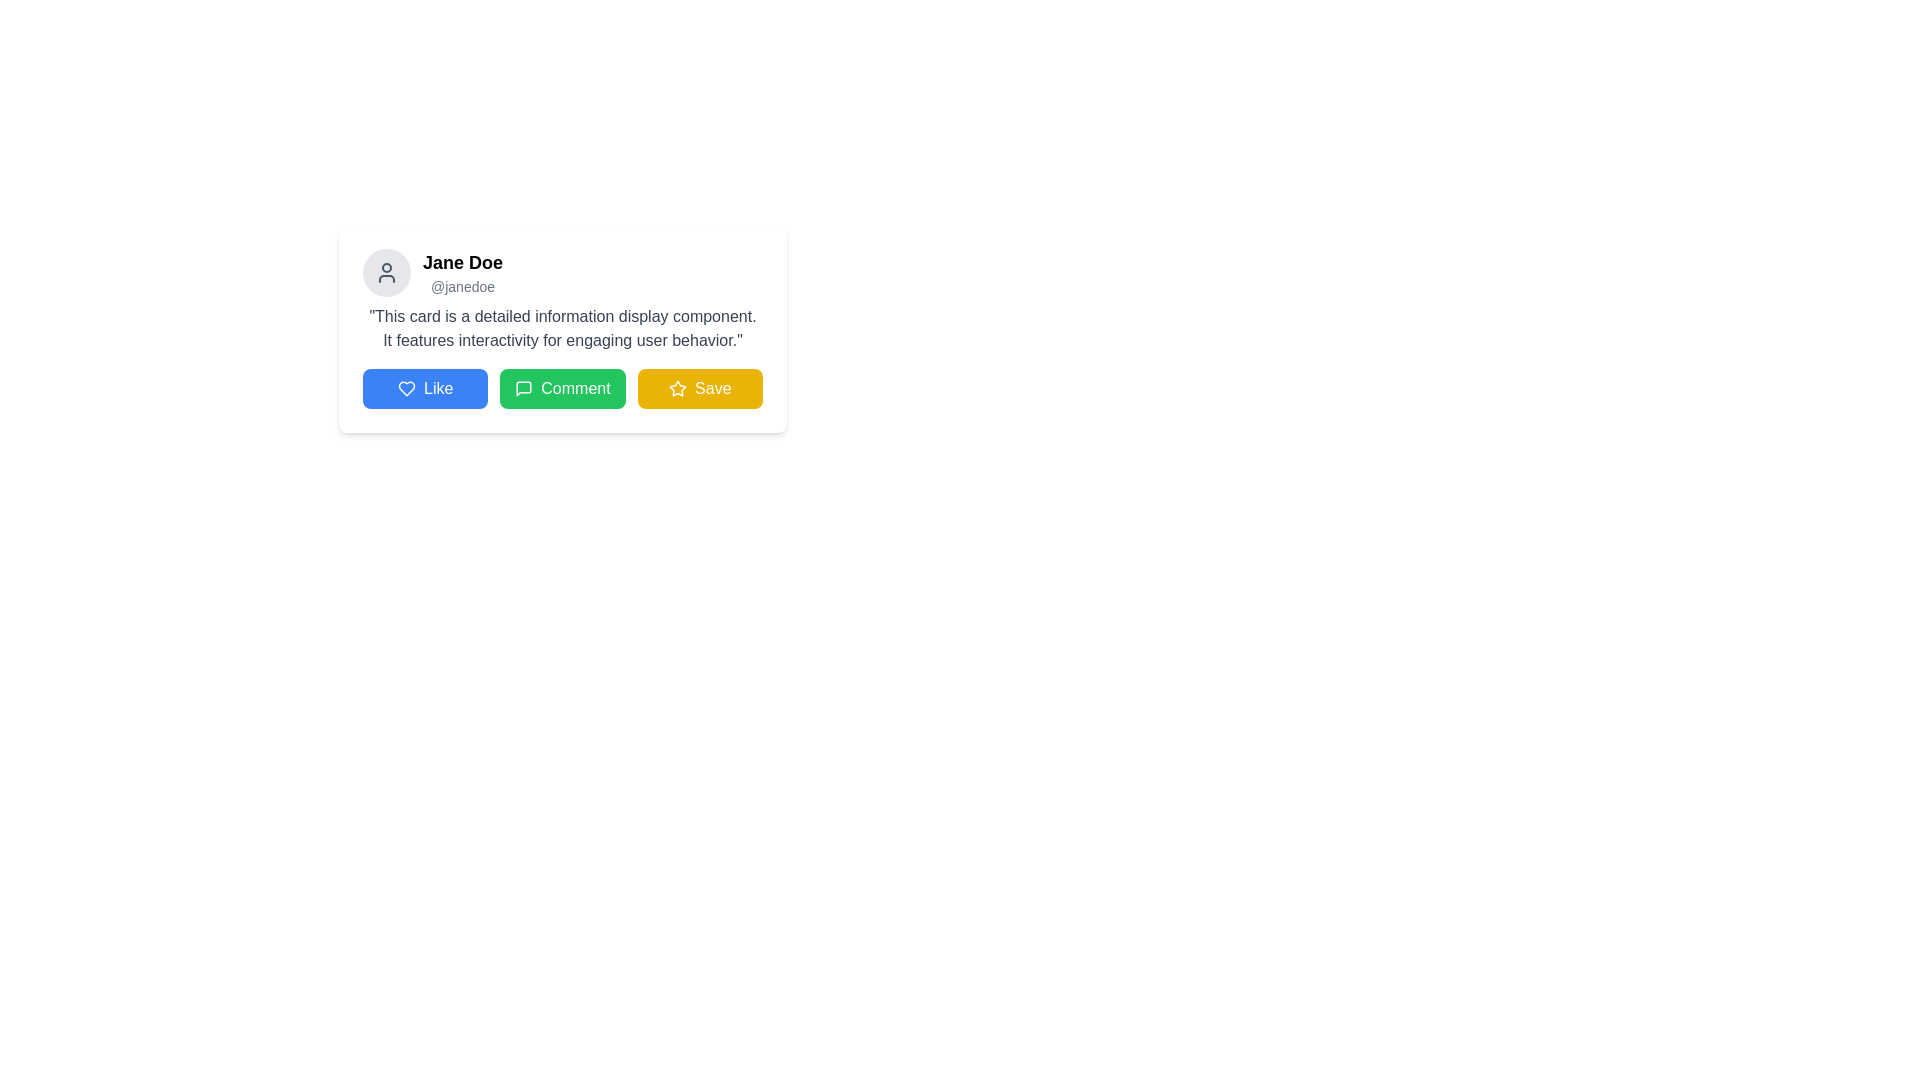  What do you see at coordinates (462, 286) in the screenshot?
I see `the text label '@janedoe', which is styled in a smaller font size and light gray color, located directly below the name 'Jane Doe' on the user profile card` at bounding box center [462, 286].